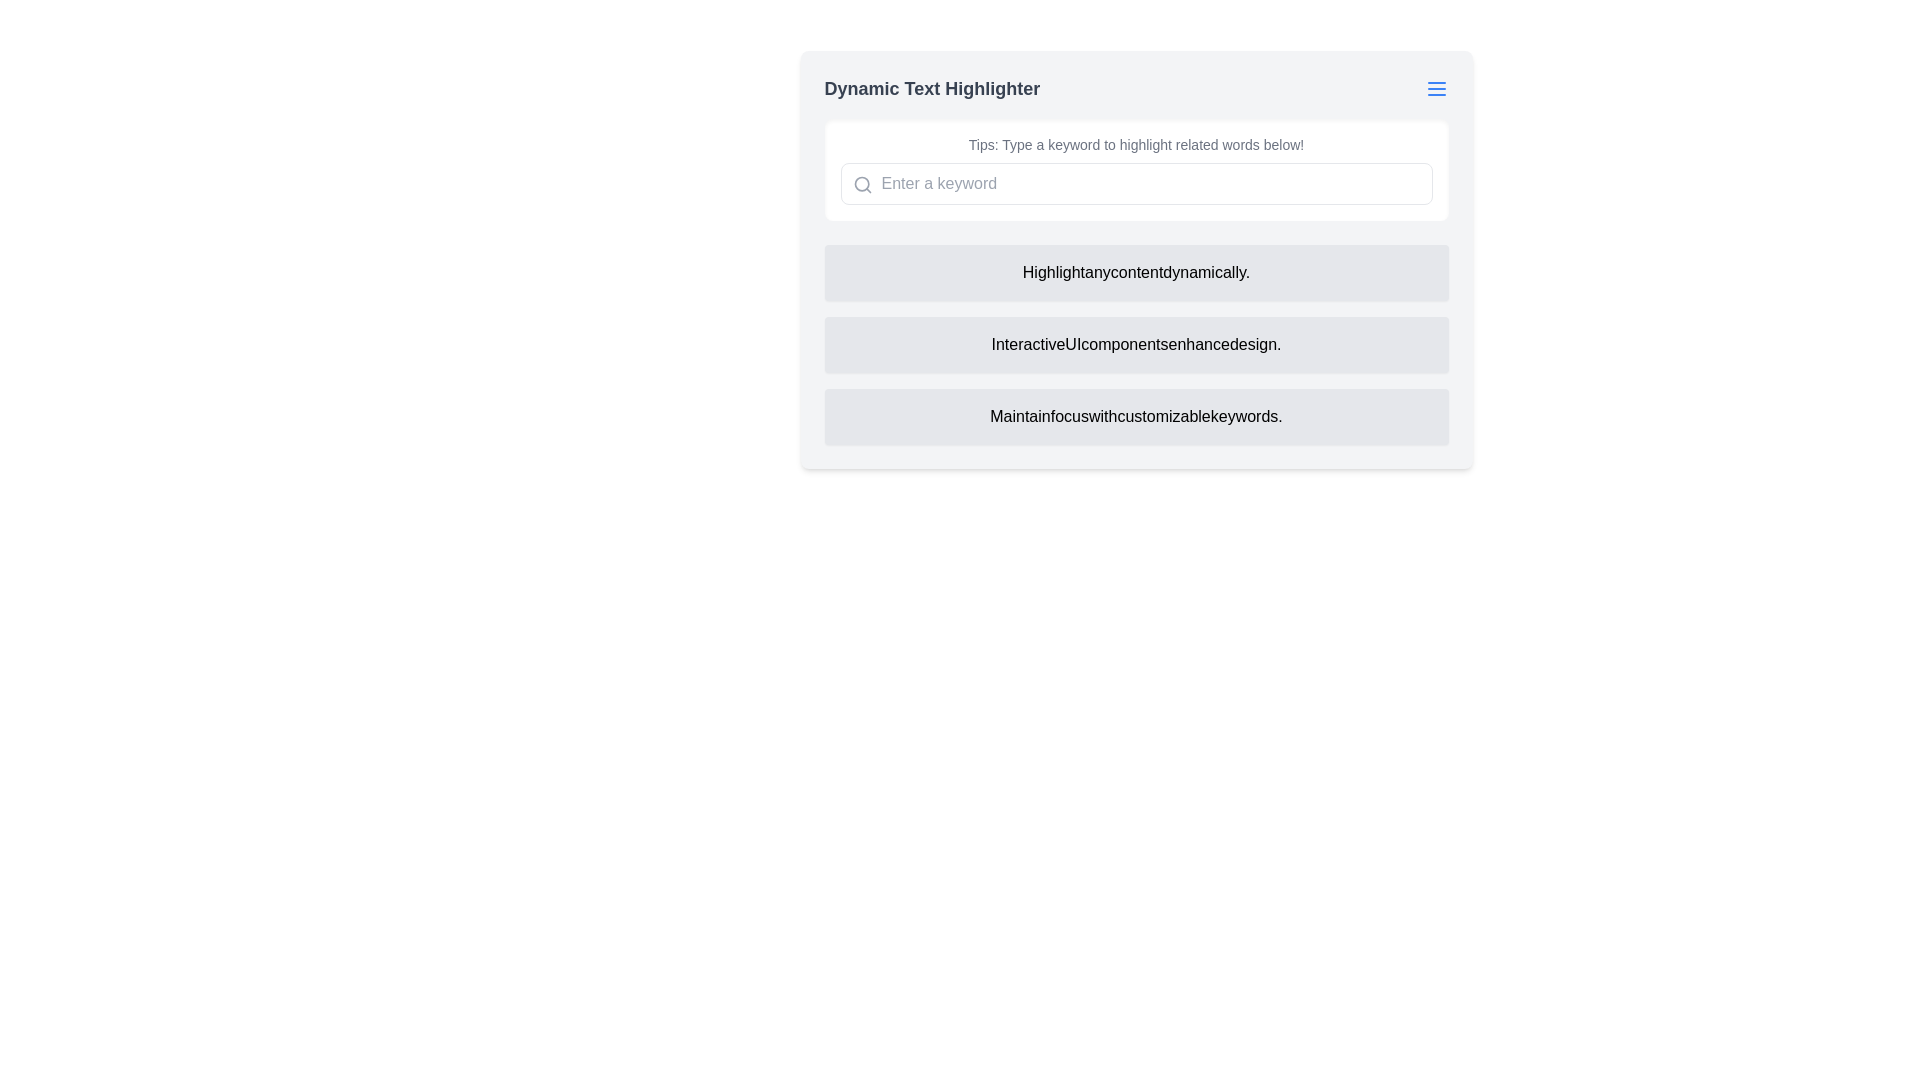 This screenshot has width=1920, height=1080. What do you see at coordinates (1072, 343) in the screenshot?
I see `the text 'UI' which is part of the sentence 'Interactive UI components enhance design.' This text is centrally aligned within a card and is the second item in the sequence of textual components` at bounding box center [1072, 343].